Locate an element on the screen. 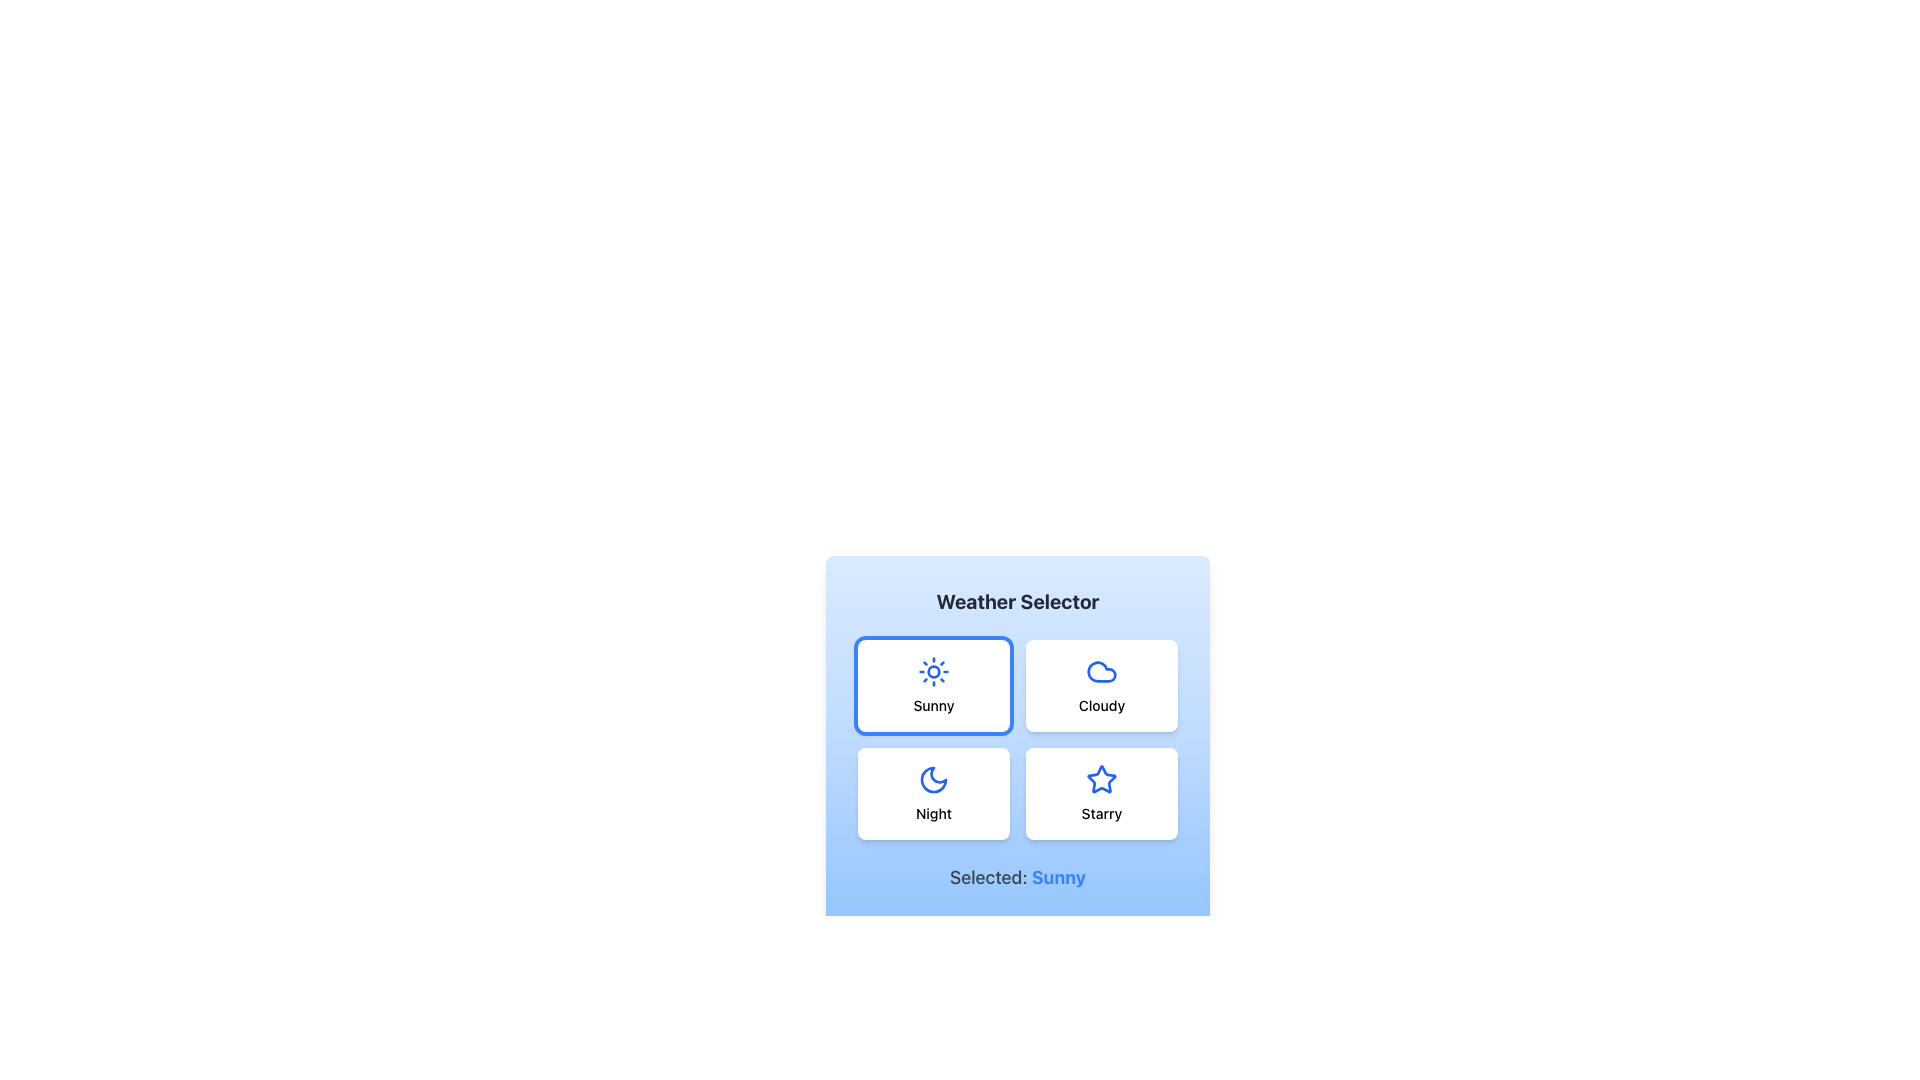 This screenshot has width=1920, height=1080. the static text header indicating the purpose of the interface for selecting weather-related options, which is centrally aligned at the top of the weather selection interface is located at coordinates (1017, 600).